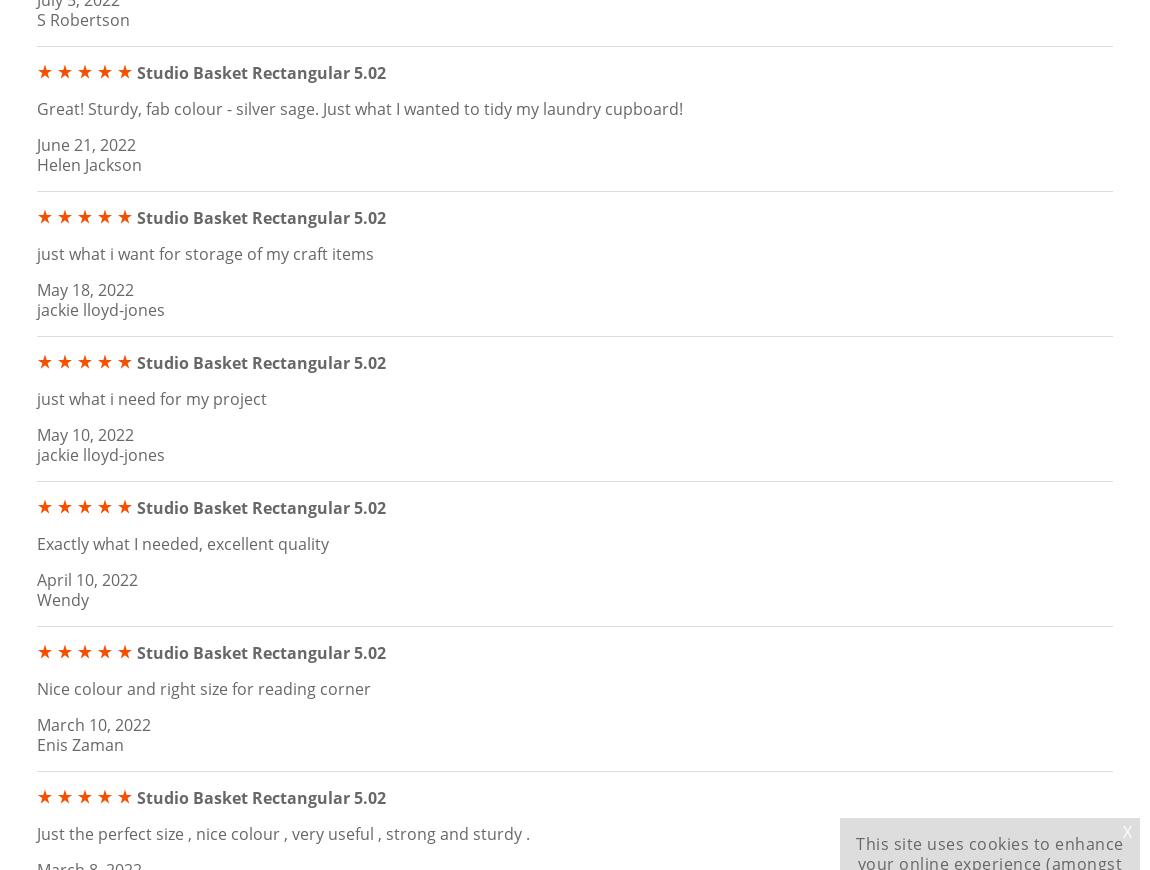 This screenshot has height=870, width=1150. What do you see at coordinates (282, 833) in the screenshot?
I see `'Just the perfect size , nice colour , very useful , strong and sturdy .'` at bounding box center [282, 833].